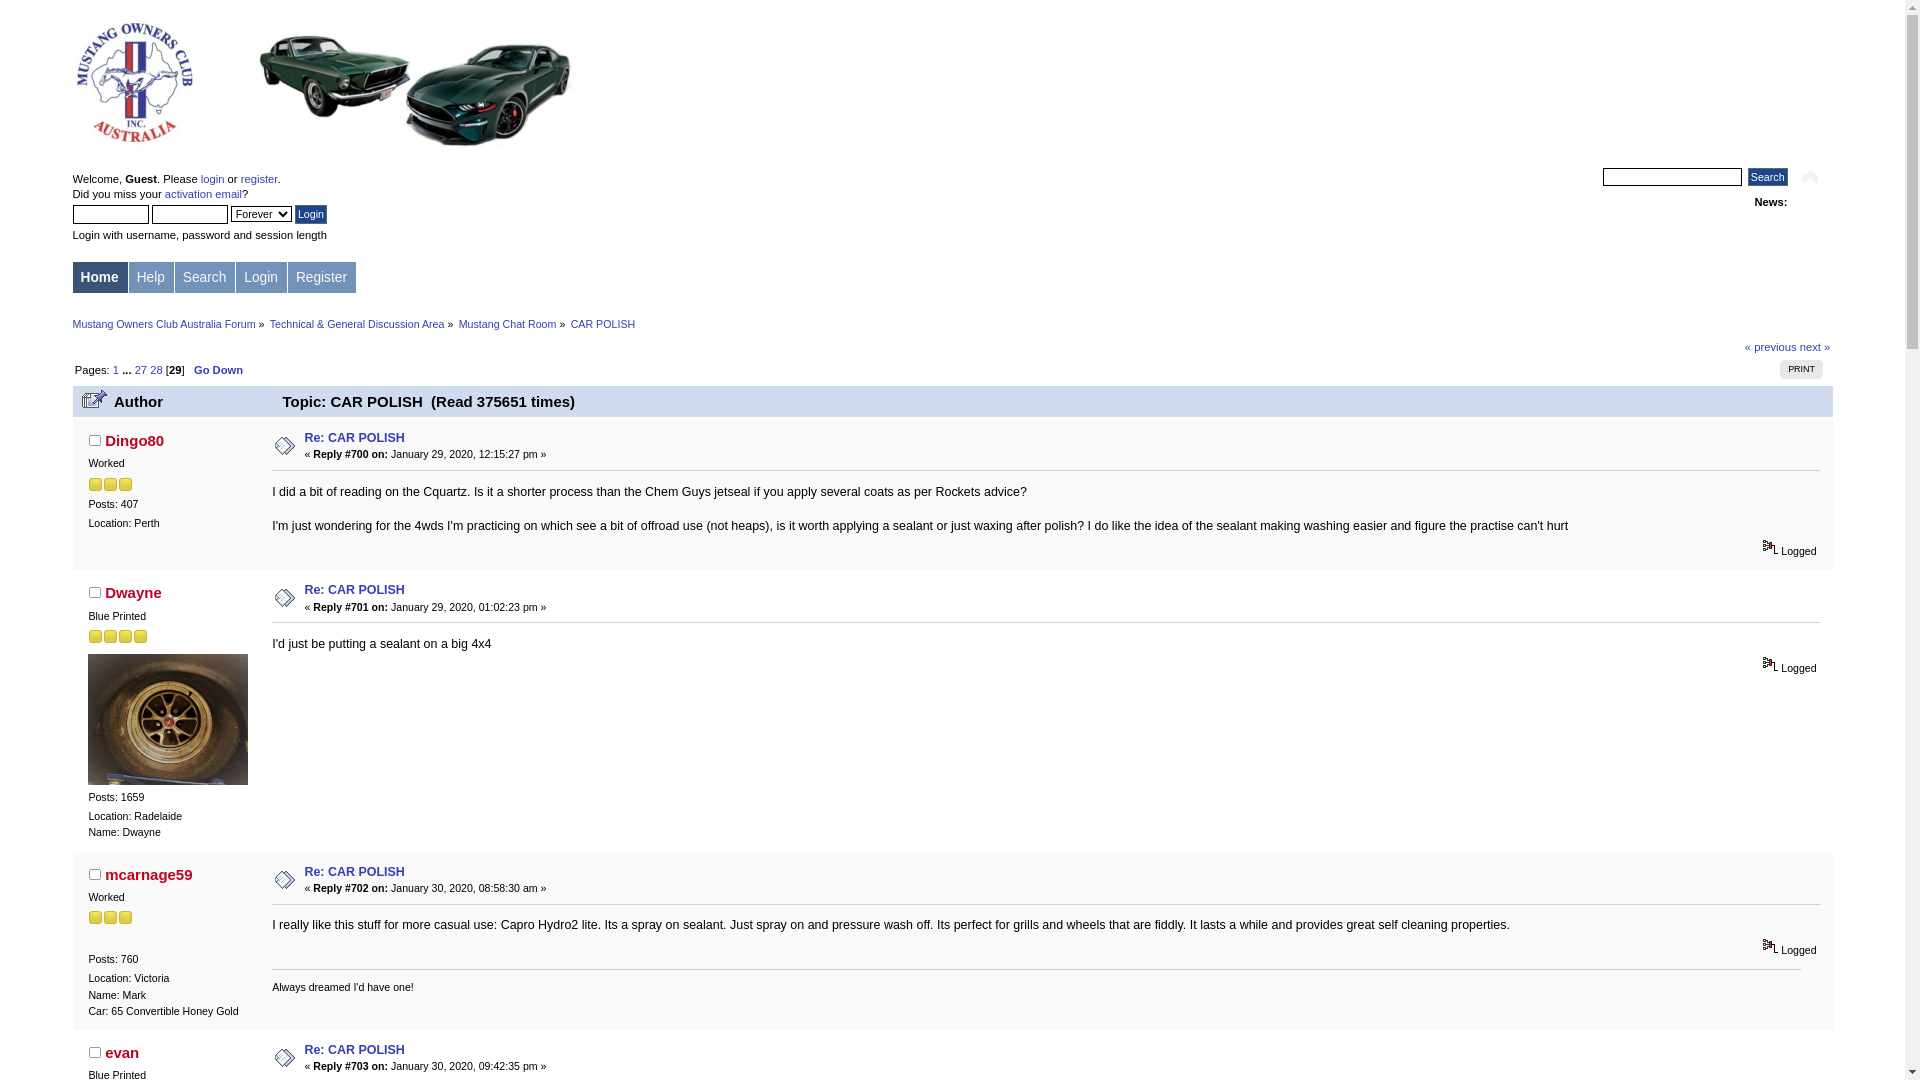 The image size is (1920, 1080). Describe the element at coordinates (1767, 176) in the screenshot. I see `'Search'` at that location.